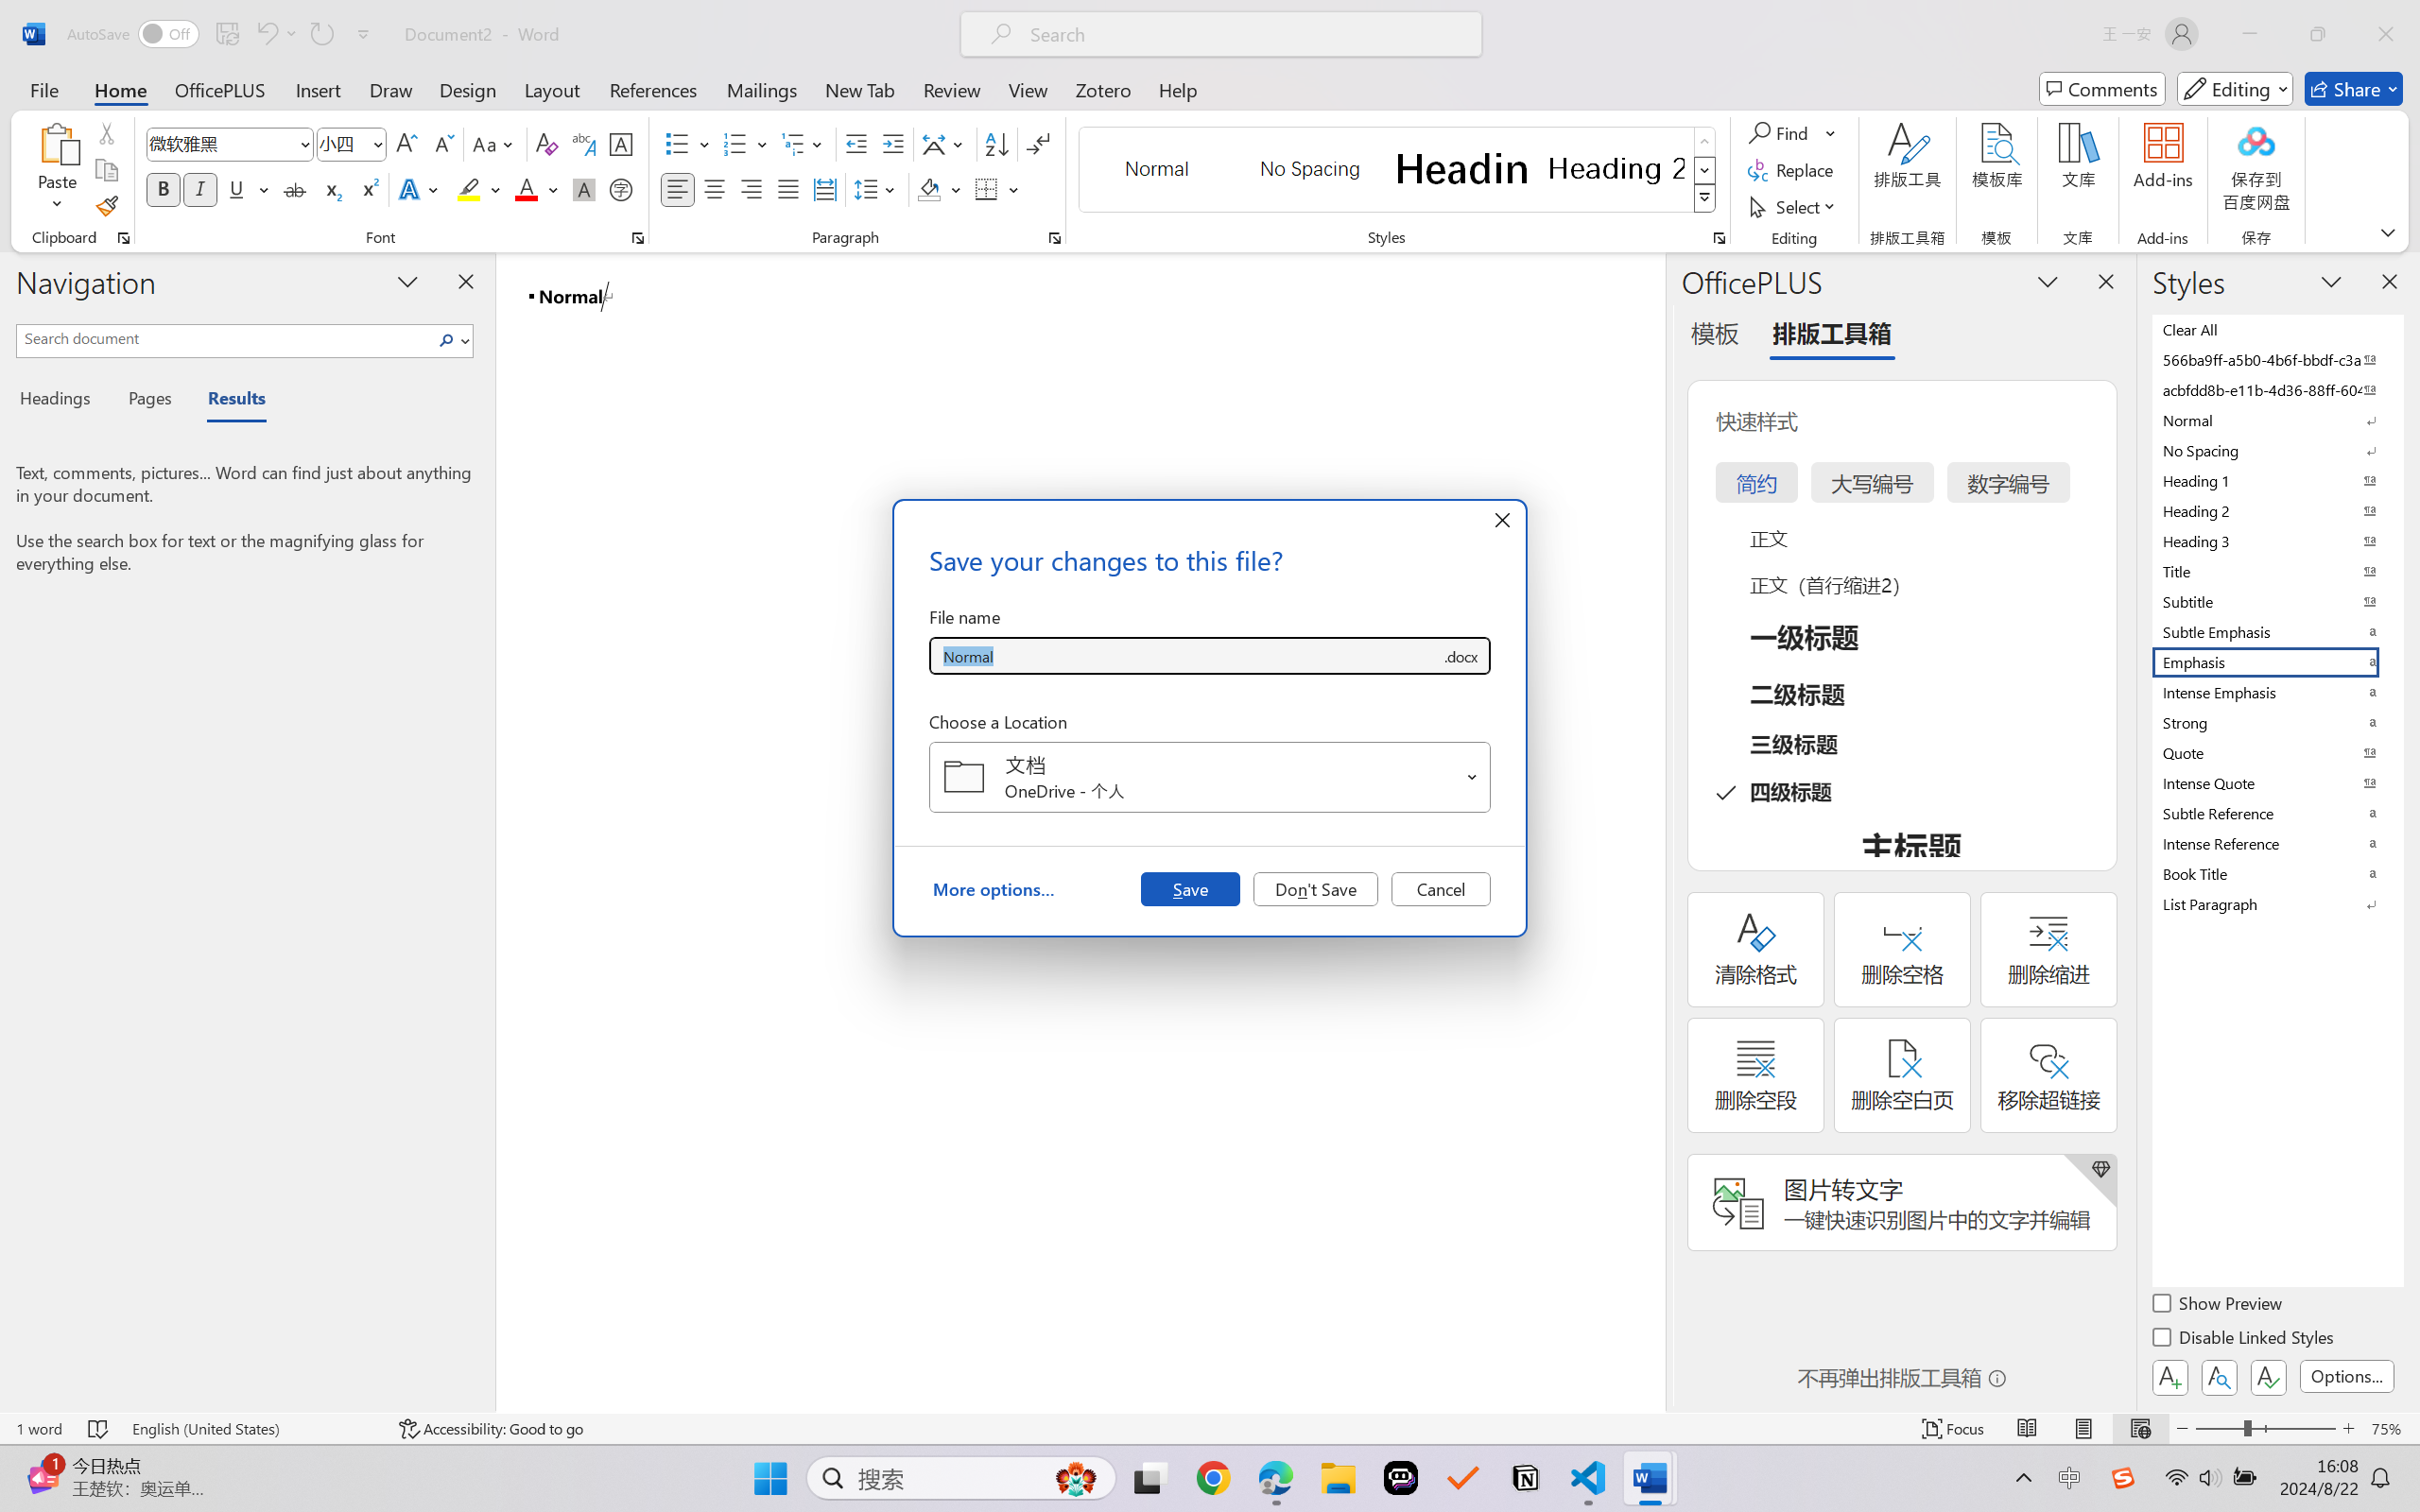  I want to click on 'Font Color Red', so click(527, 188).